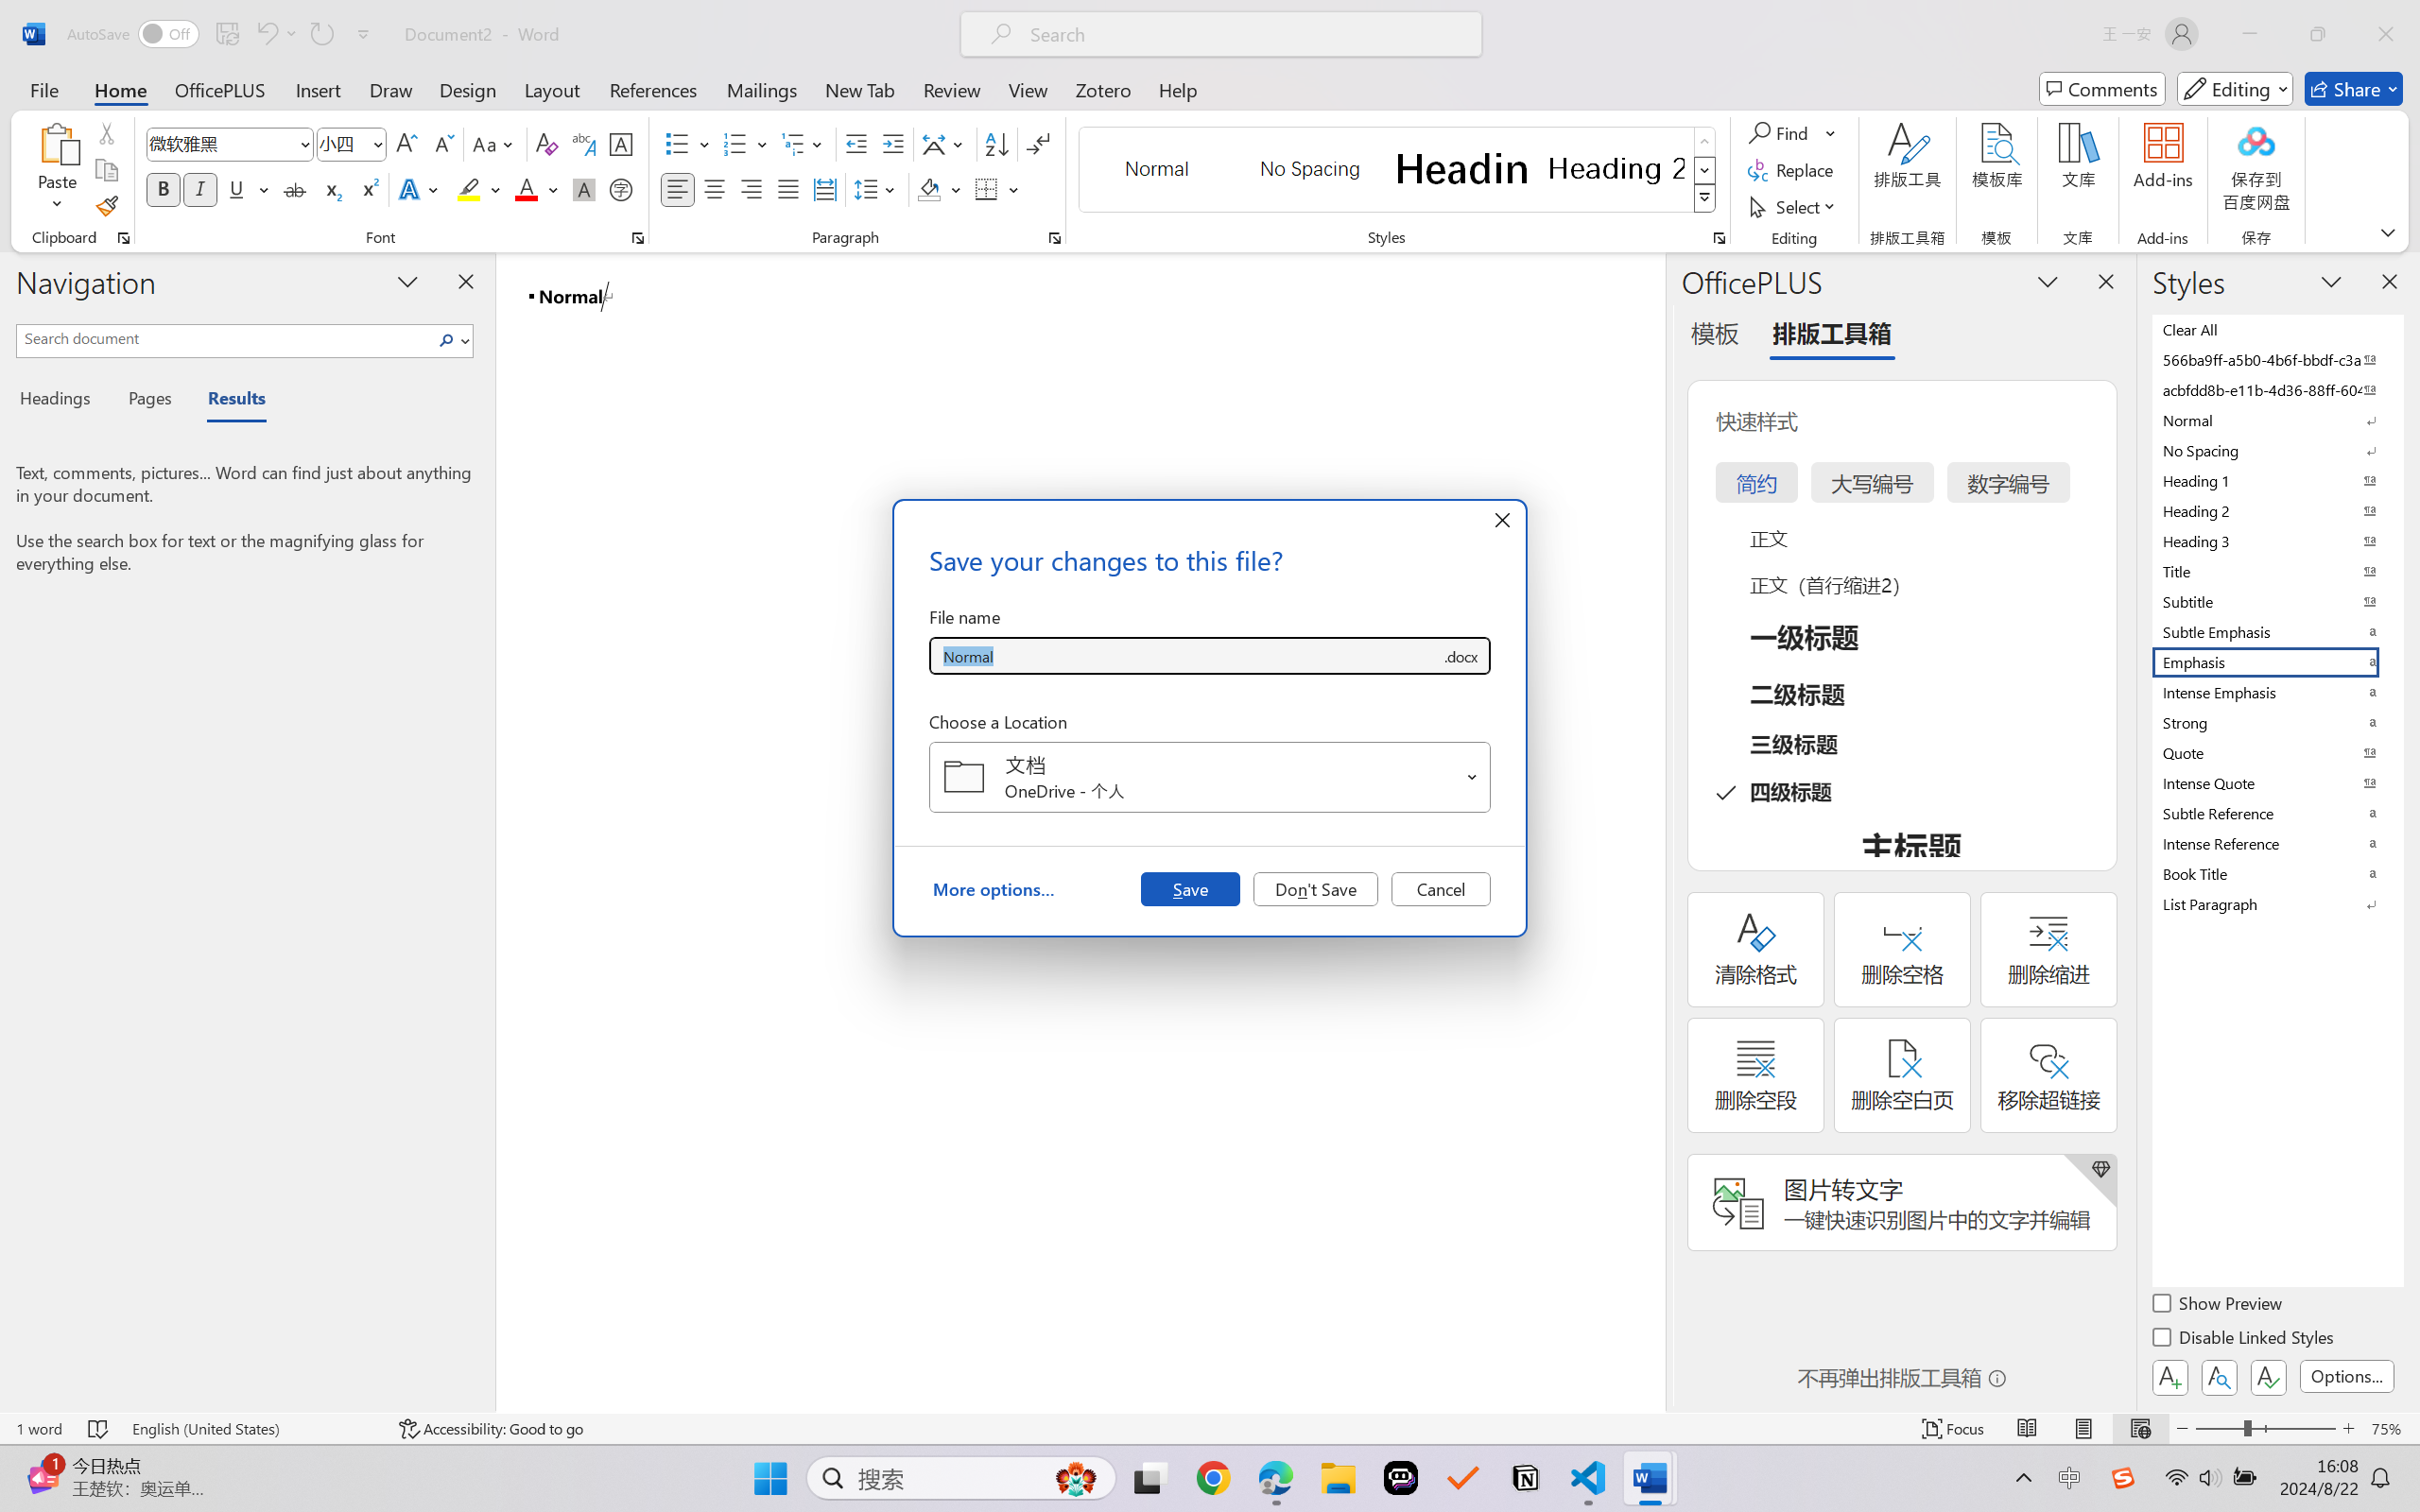  I want to click on 'Font Color Red', so click(527, 188).